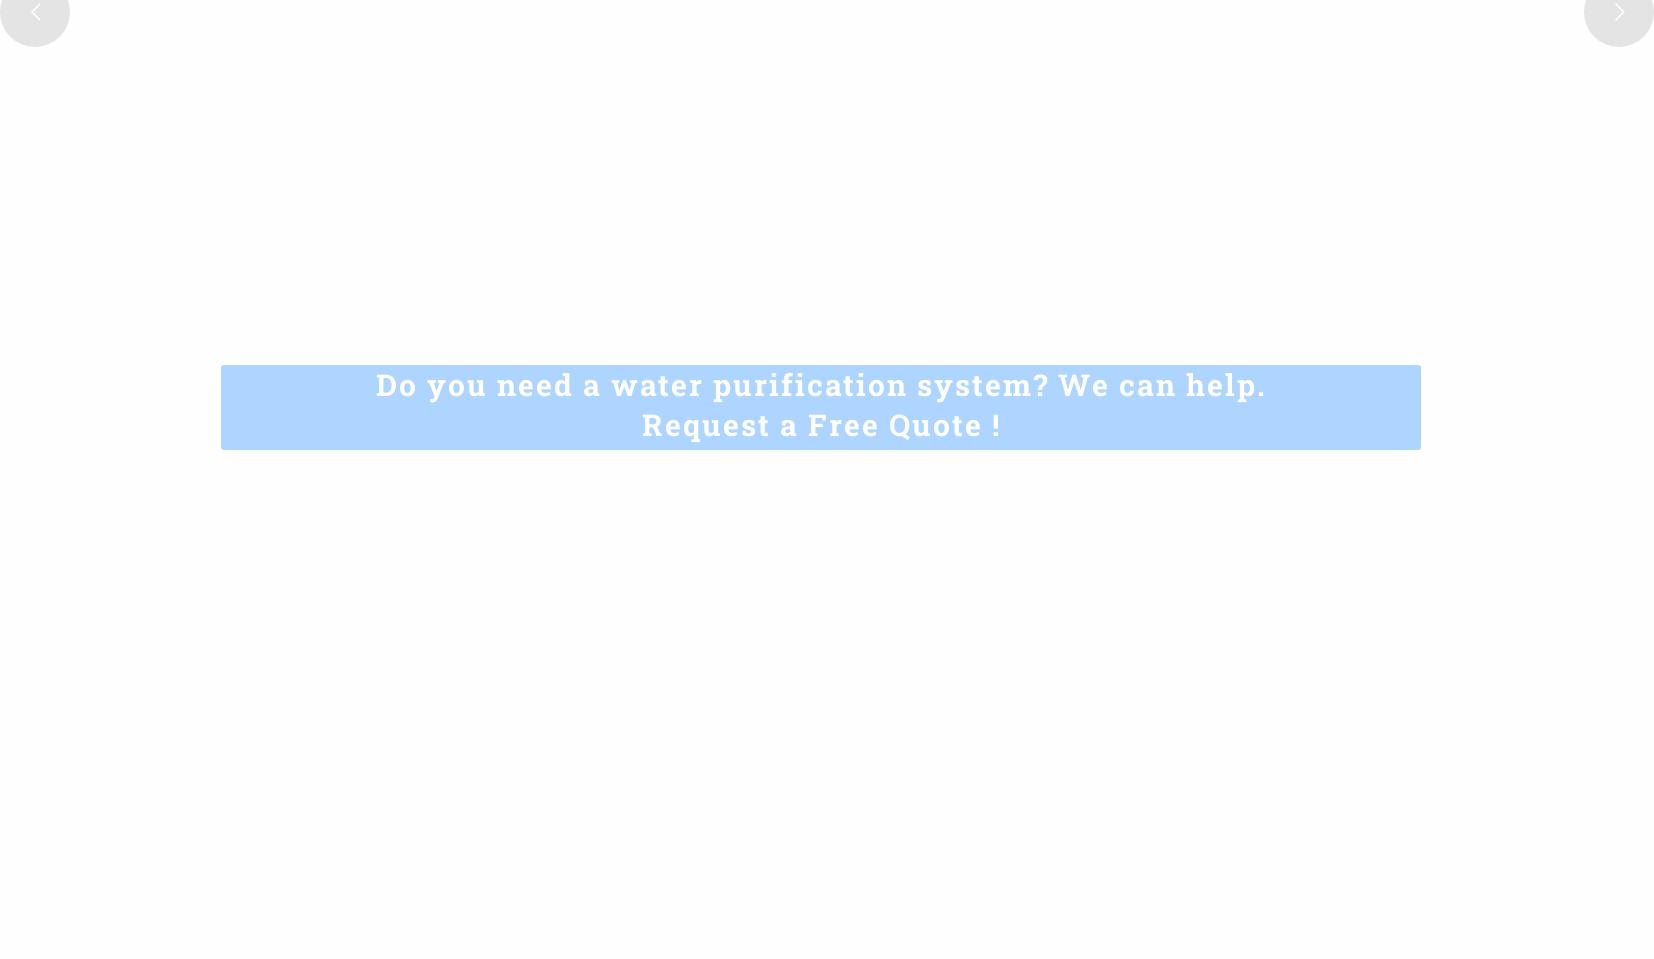  What do you see at coordinates (1529, 811) in the screenshot?
I see `'.'` at bounding box center [1529, 811].